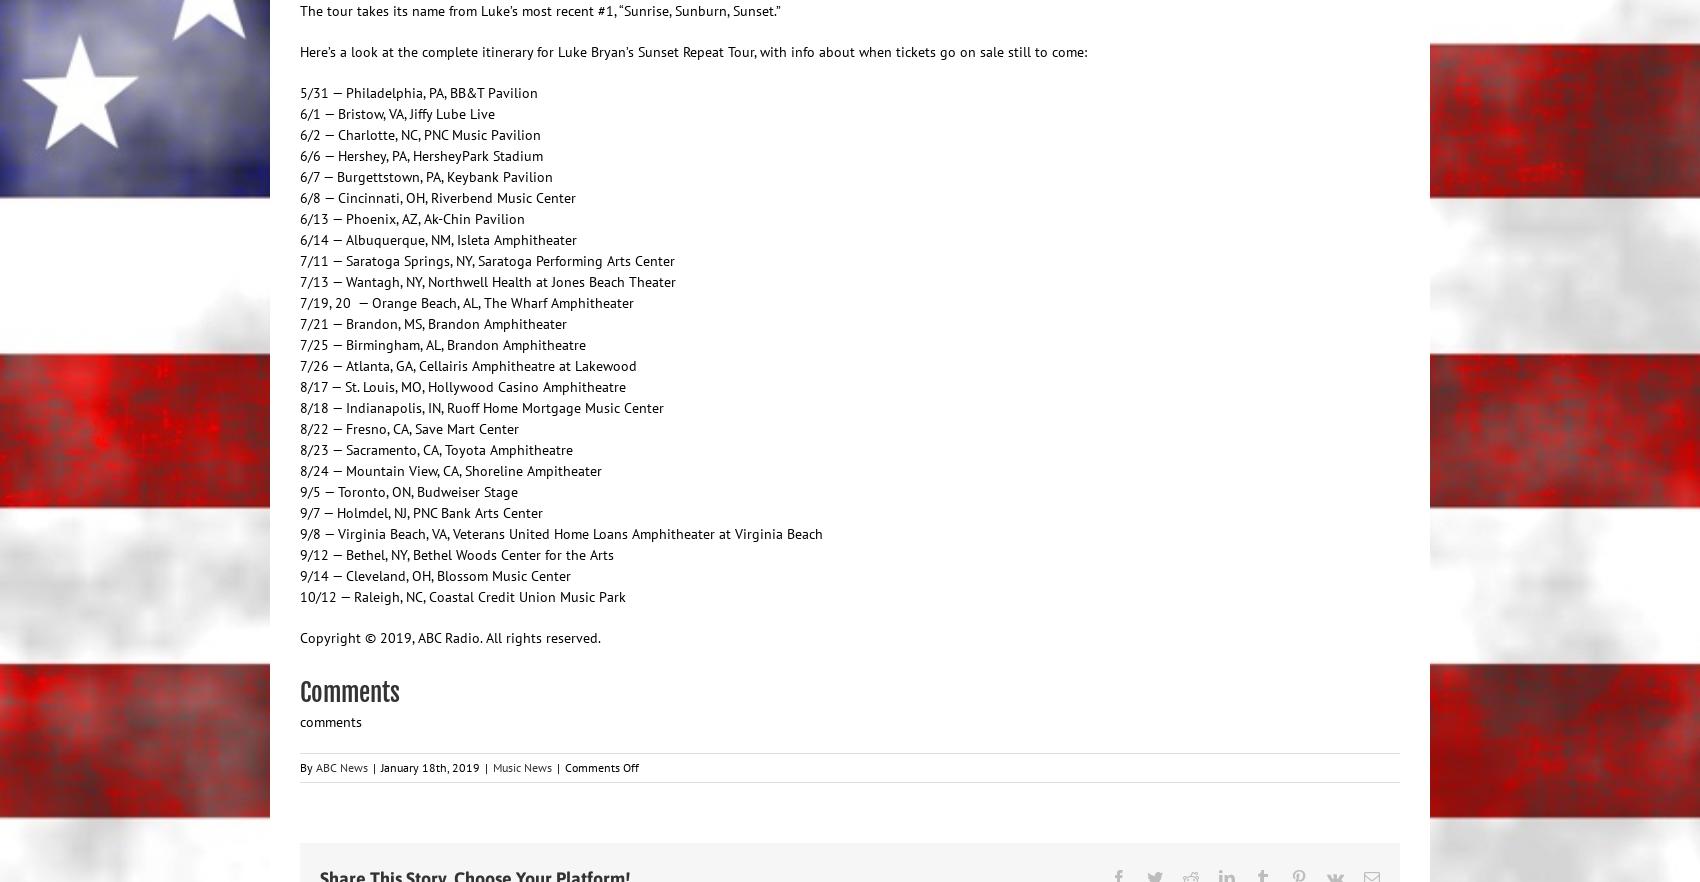  I want to click on 'By', so click(308, 766).